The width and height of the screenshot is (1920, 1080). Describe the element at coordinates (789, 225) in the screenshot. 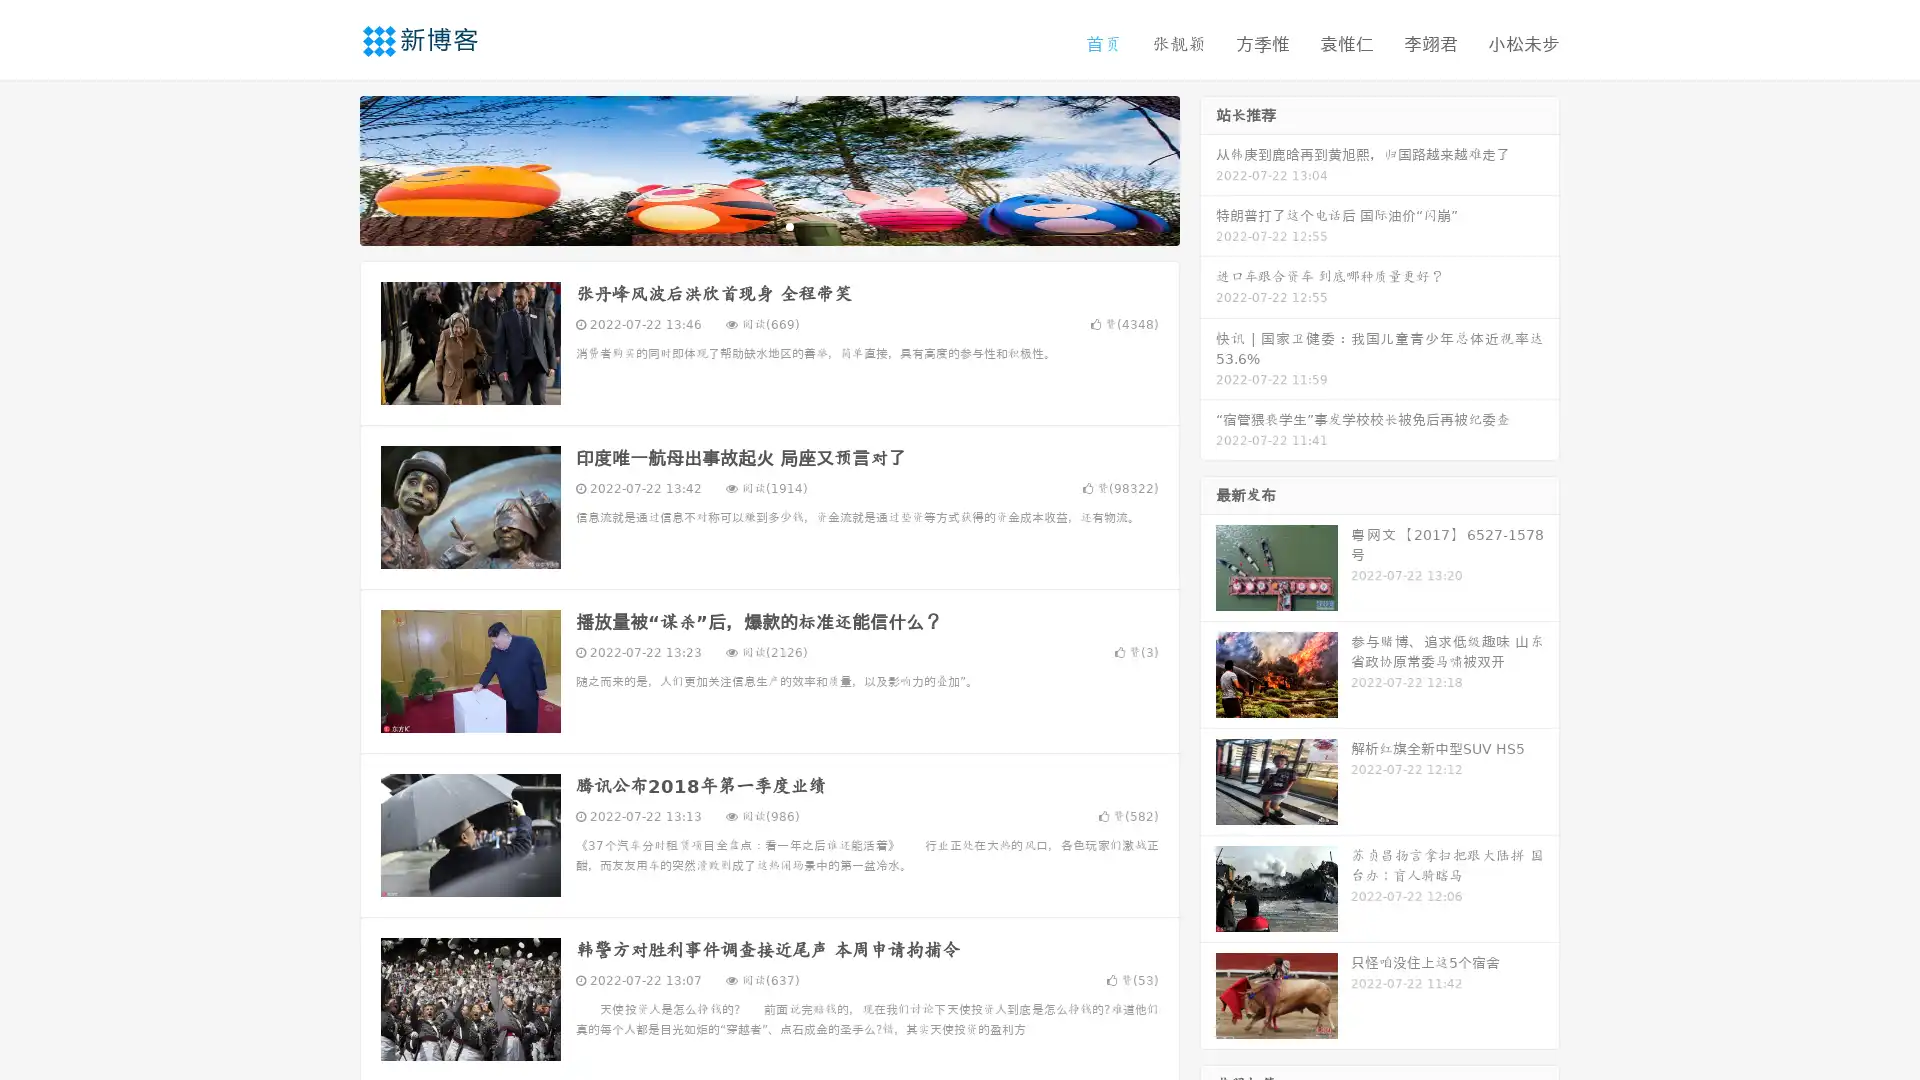

I see `Go to slide 3` at that location.